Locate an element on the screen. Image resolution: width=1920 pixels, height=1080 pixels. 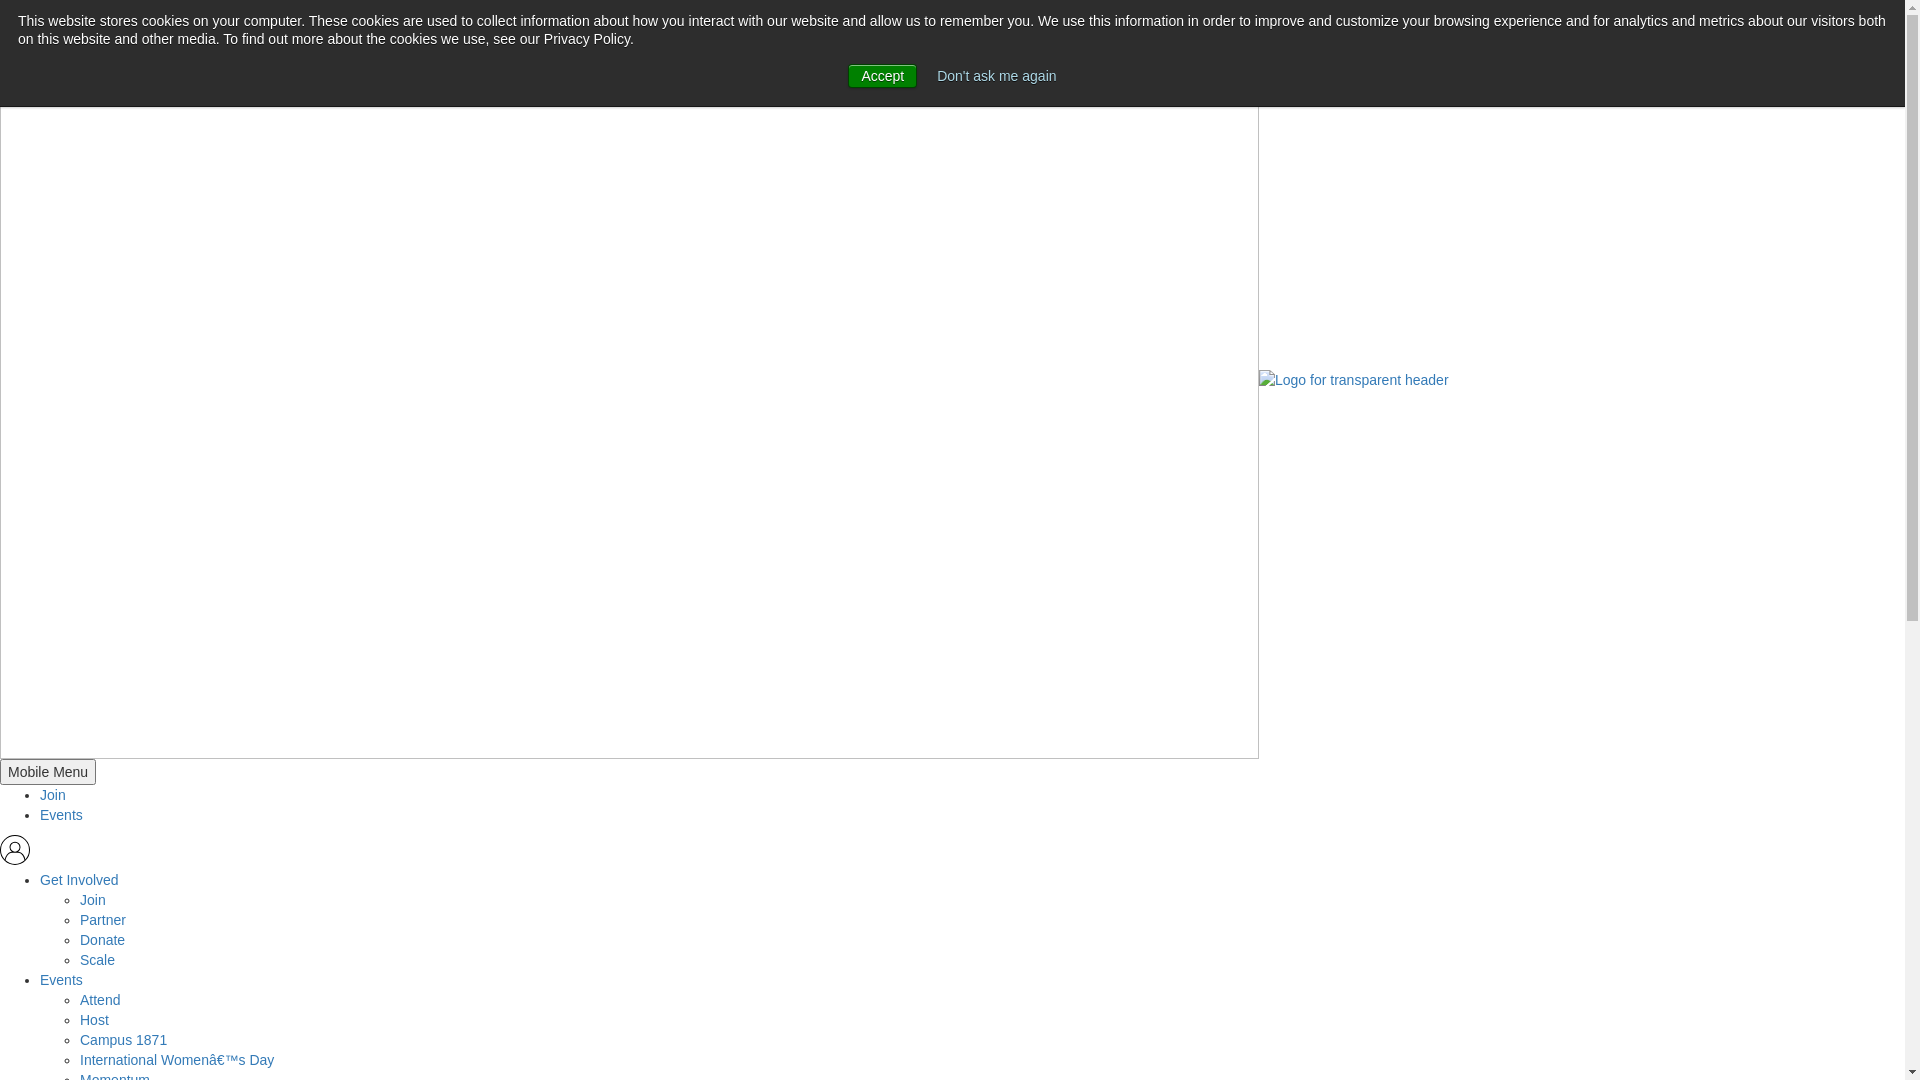
'Get Involved' is located at coordinates (79, 878).